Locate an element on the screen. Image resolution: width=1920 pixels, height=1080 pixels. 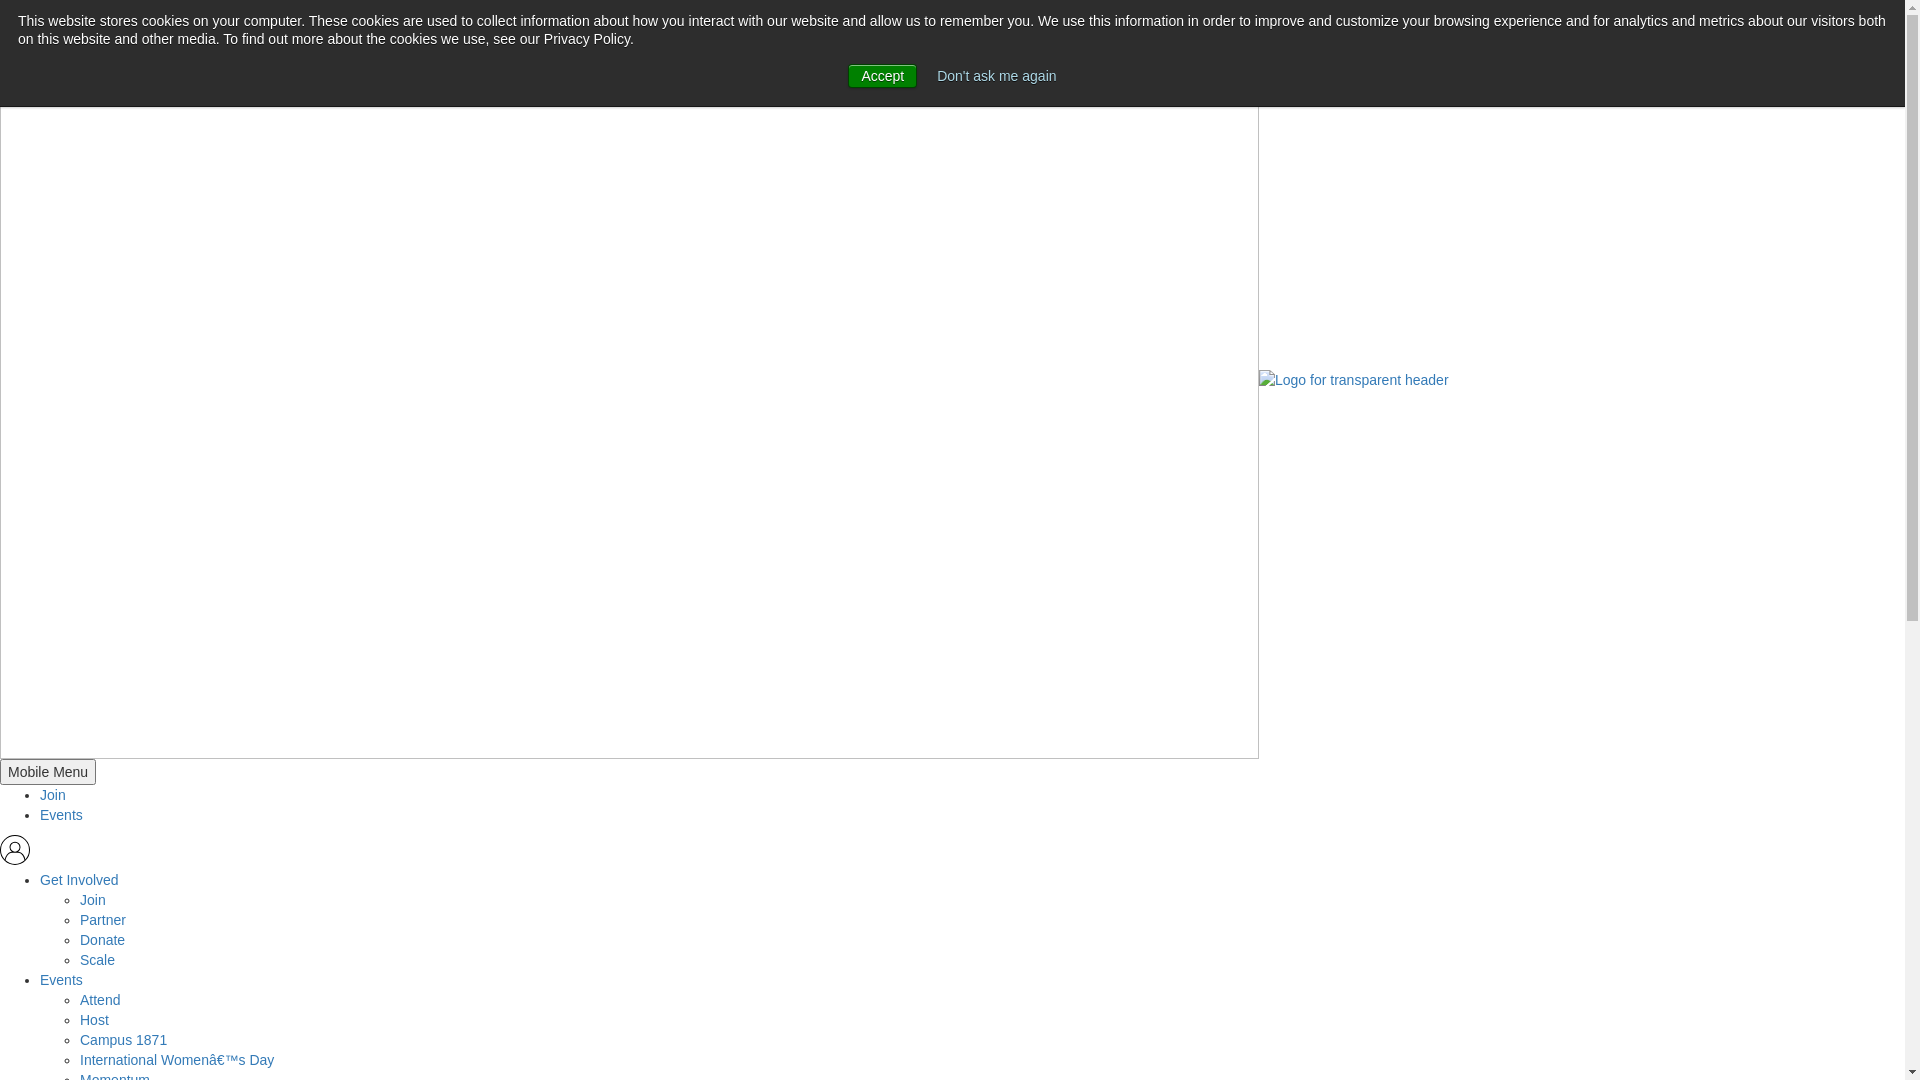
'Get Involved' is located at coordinates (79, 878).